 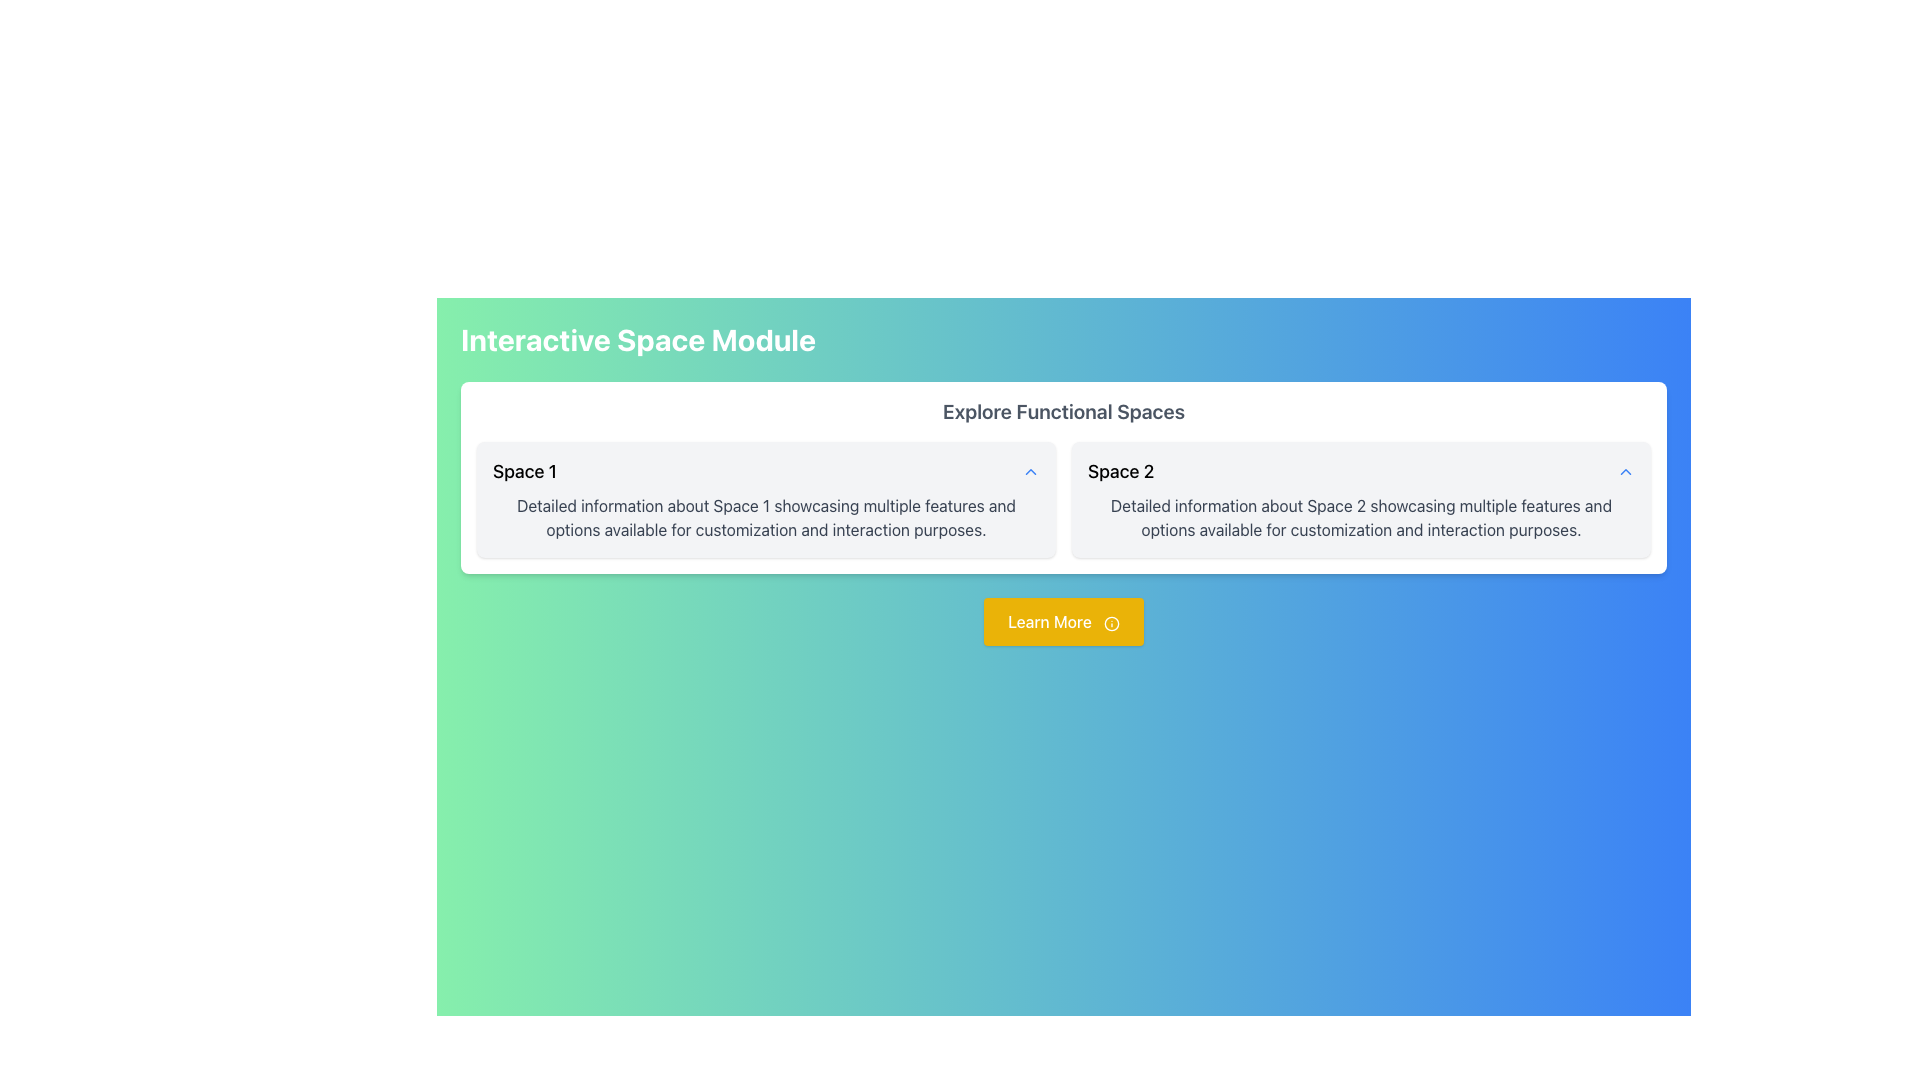 I want to click on the 'Learn More' button, which is a prominent yellow button with rounded corners located at the bottom of the interface, so click(x=1063, y=620).